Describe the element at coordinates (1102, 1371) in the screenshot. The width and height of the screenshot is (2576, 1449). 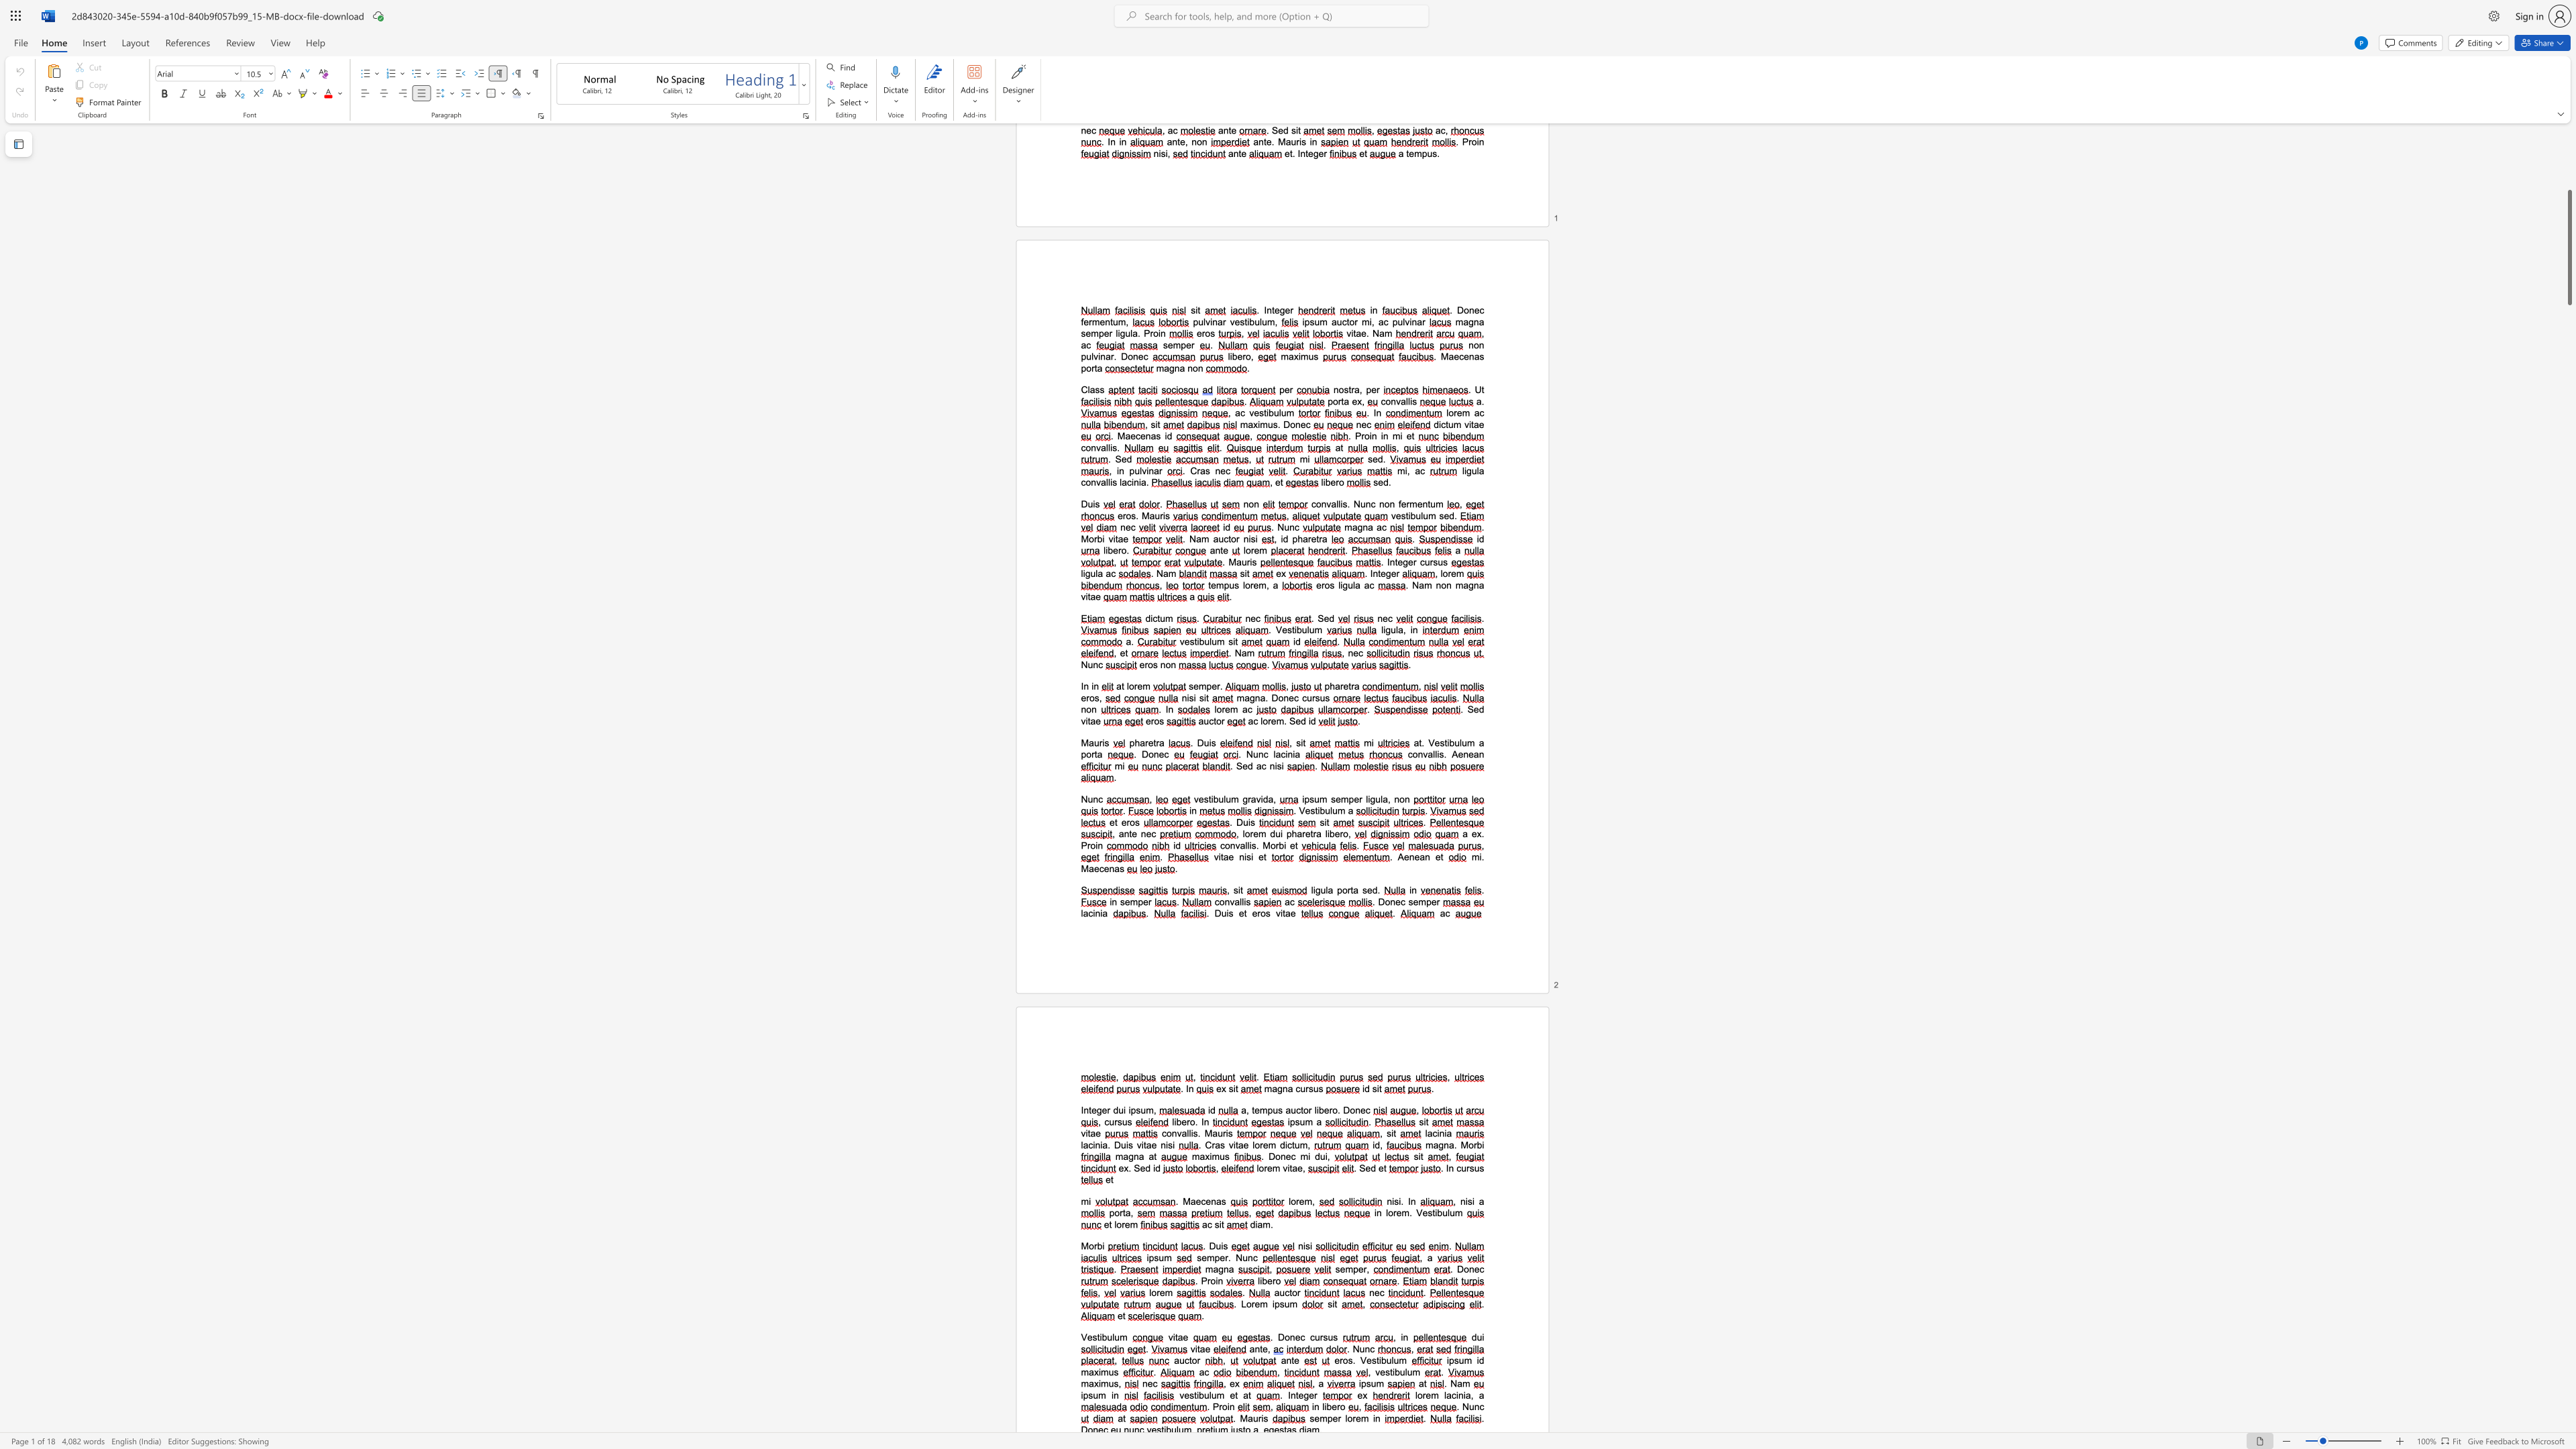
I see `the space between the continuous character "i" and "m" in the text` at that location.